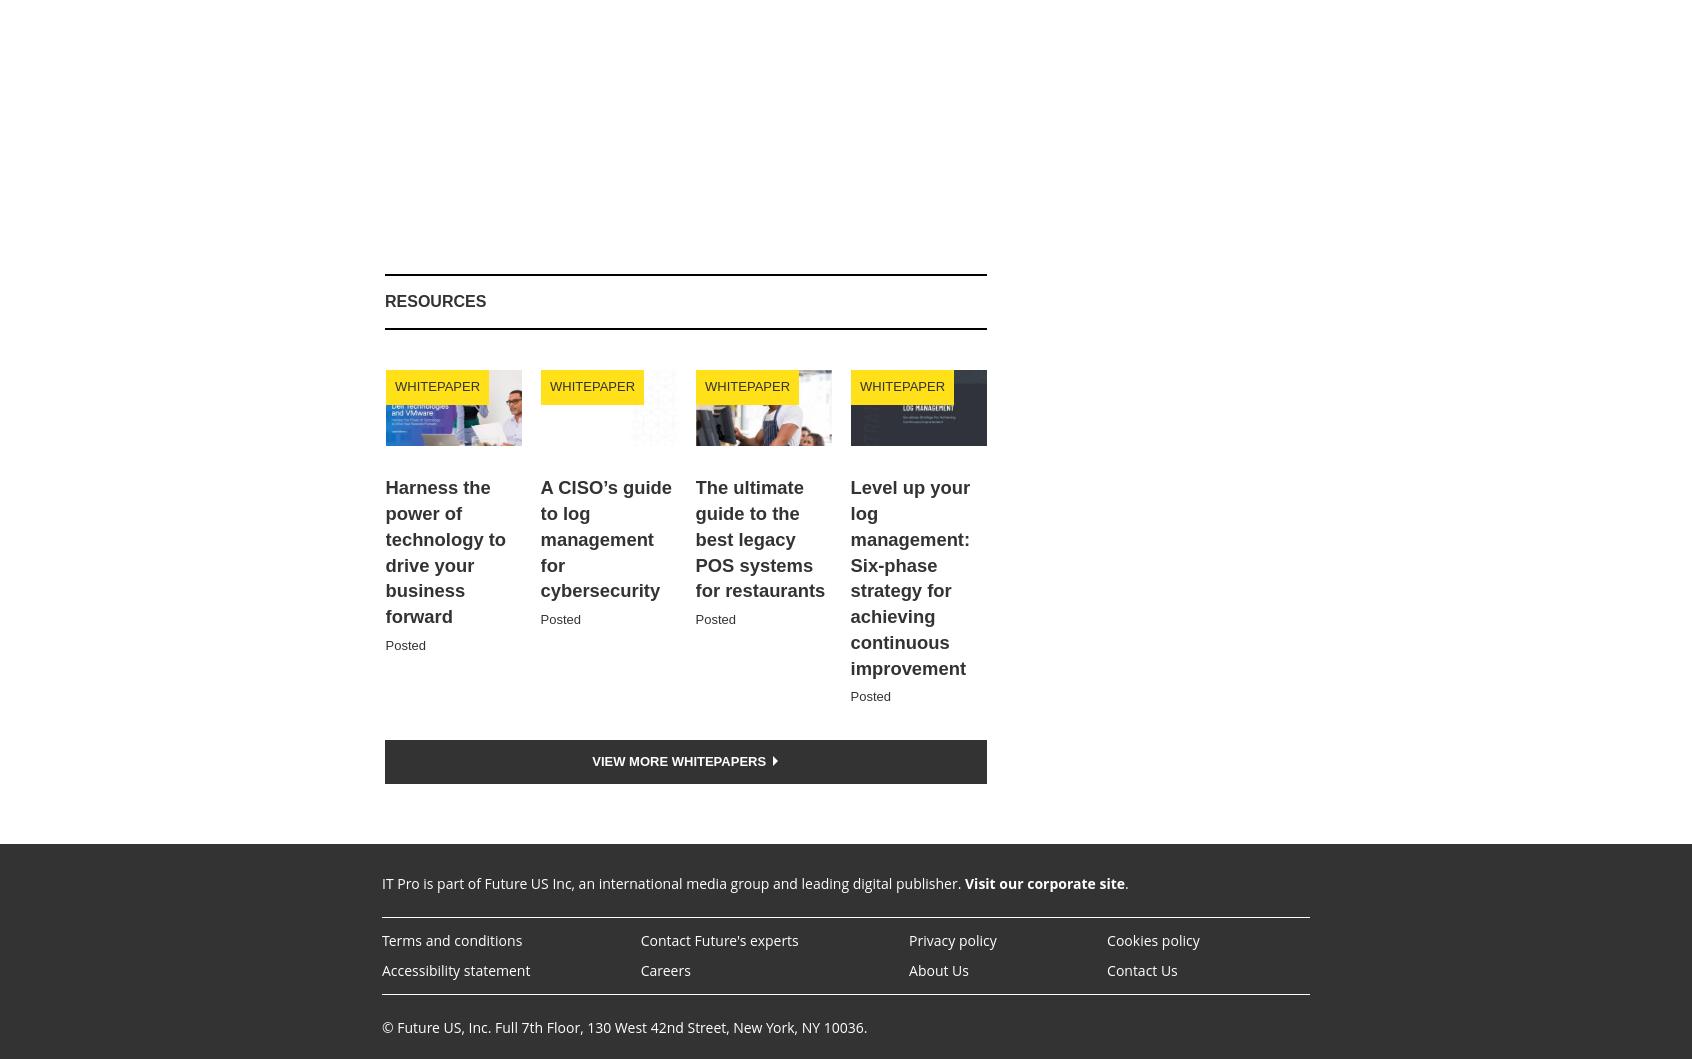 The height and width of the screenshot is (1059, 1692). What do you see at coordinates (717, 940) in the screenshot?
I see `'Contact Future's experts'` at bounding box center [717, 940].